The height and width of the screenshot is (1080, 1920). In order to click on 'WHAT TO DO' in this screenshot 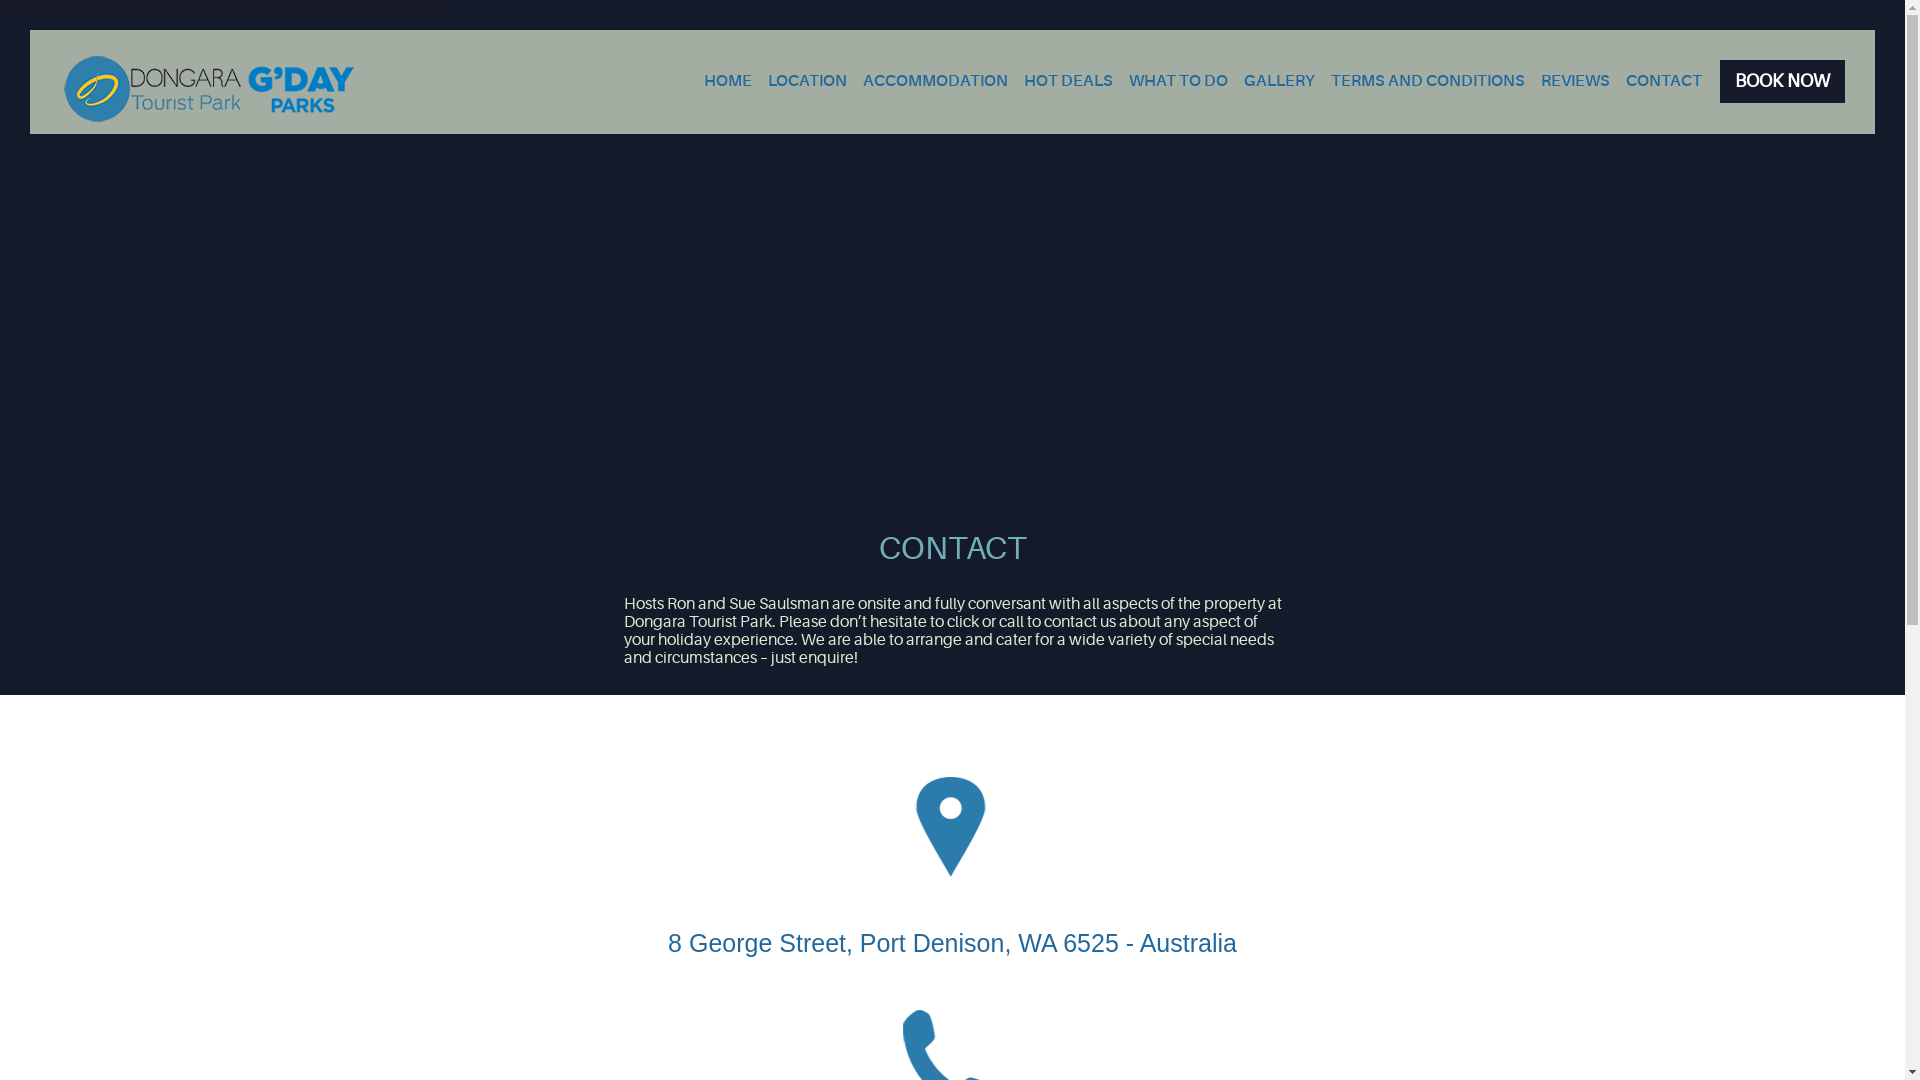, I will do `click(1178, 80)`.